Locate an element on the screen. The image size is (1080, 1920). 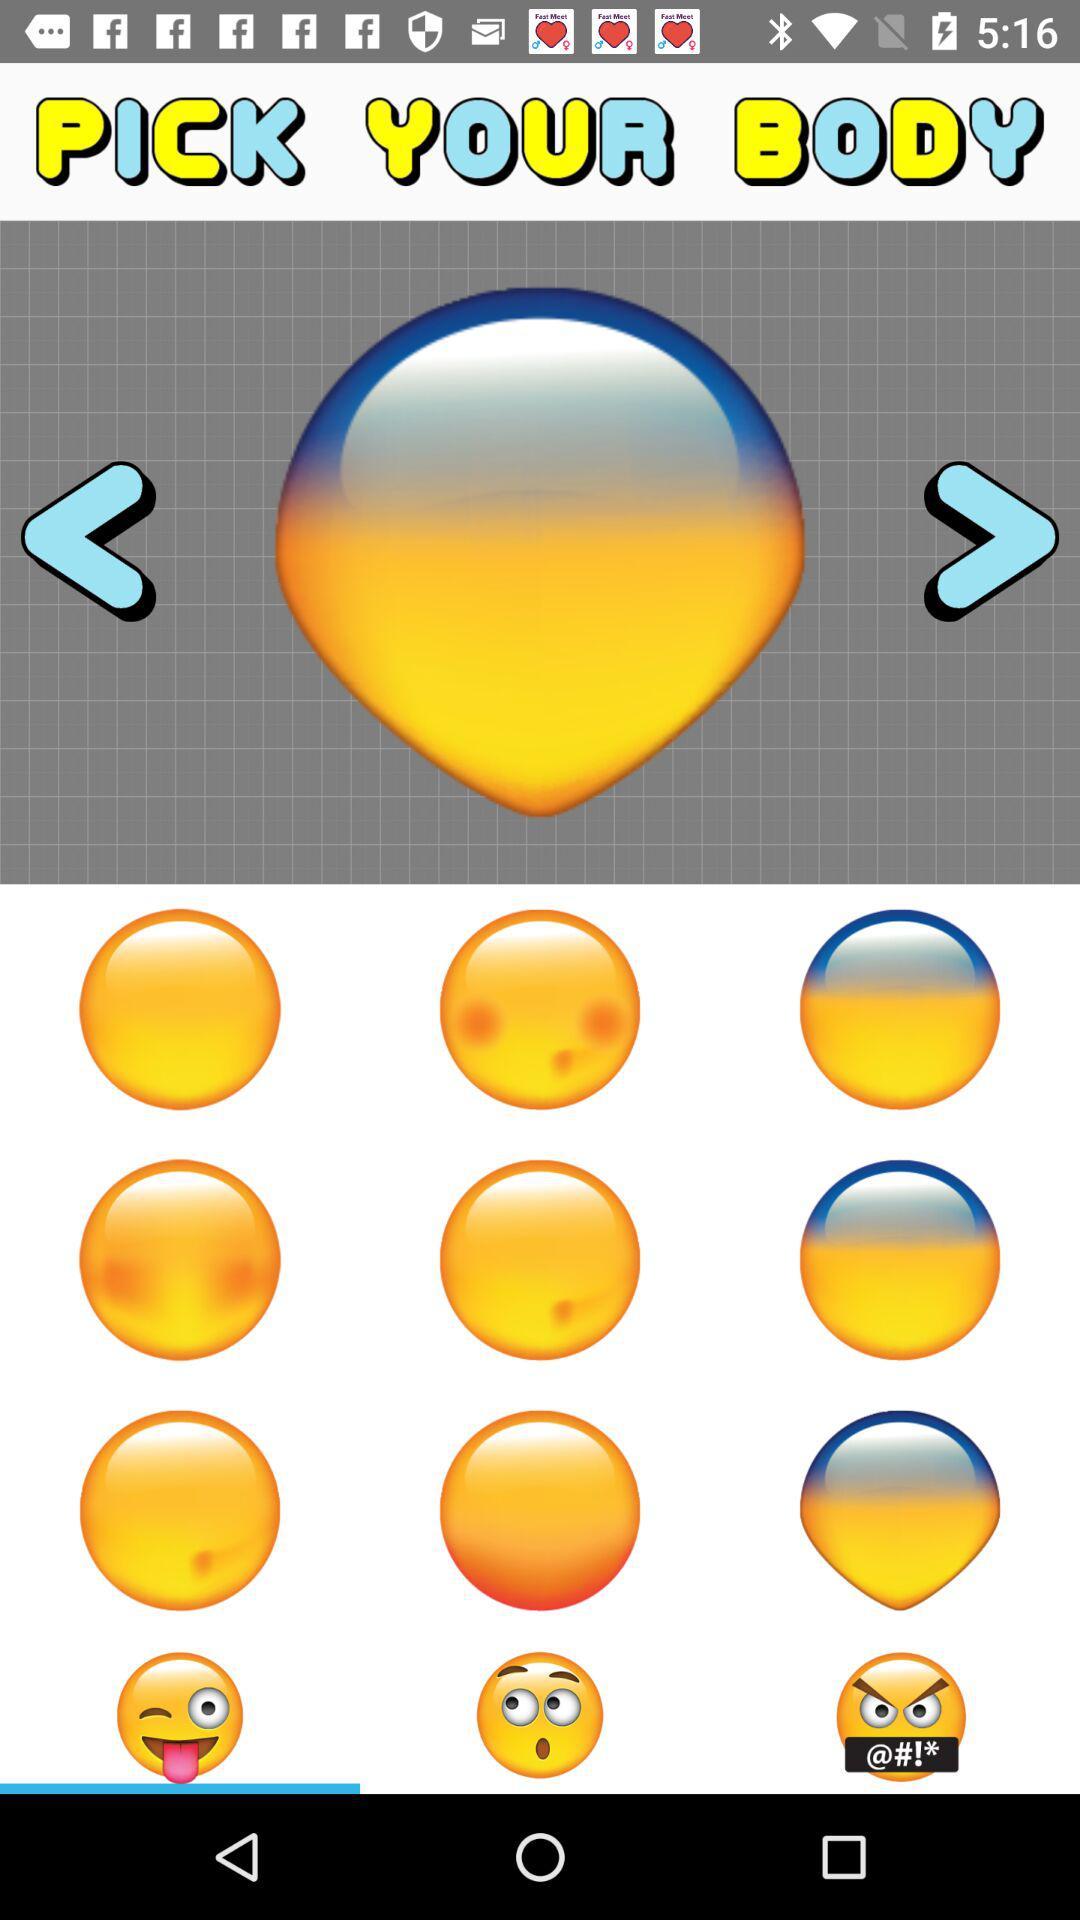
to pick is located at coordinates (540, 1258).